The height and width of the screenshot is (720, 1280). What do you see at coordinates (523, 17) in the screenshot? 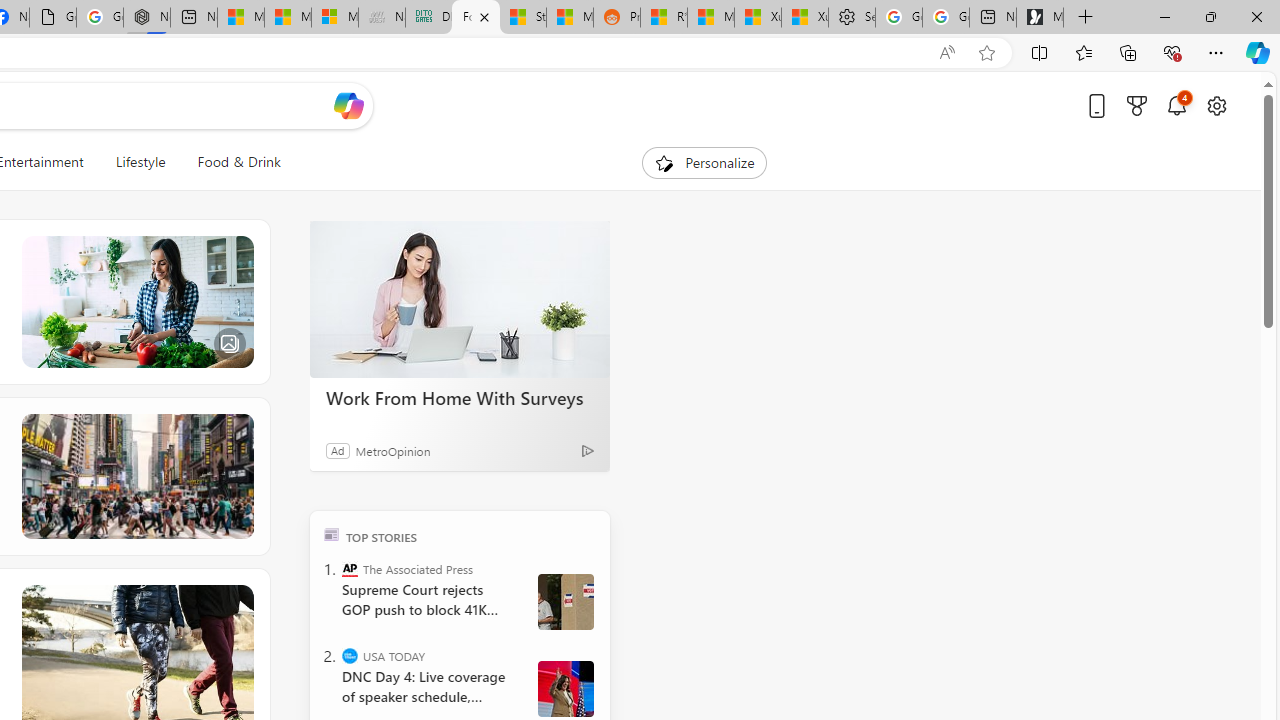
I see `'Stocks - MSN'` at bounding box center [523, 17].